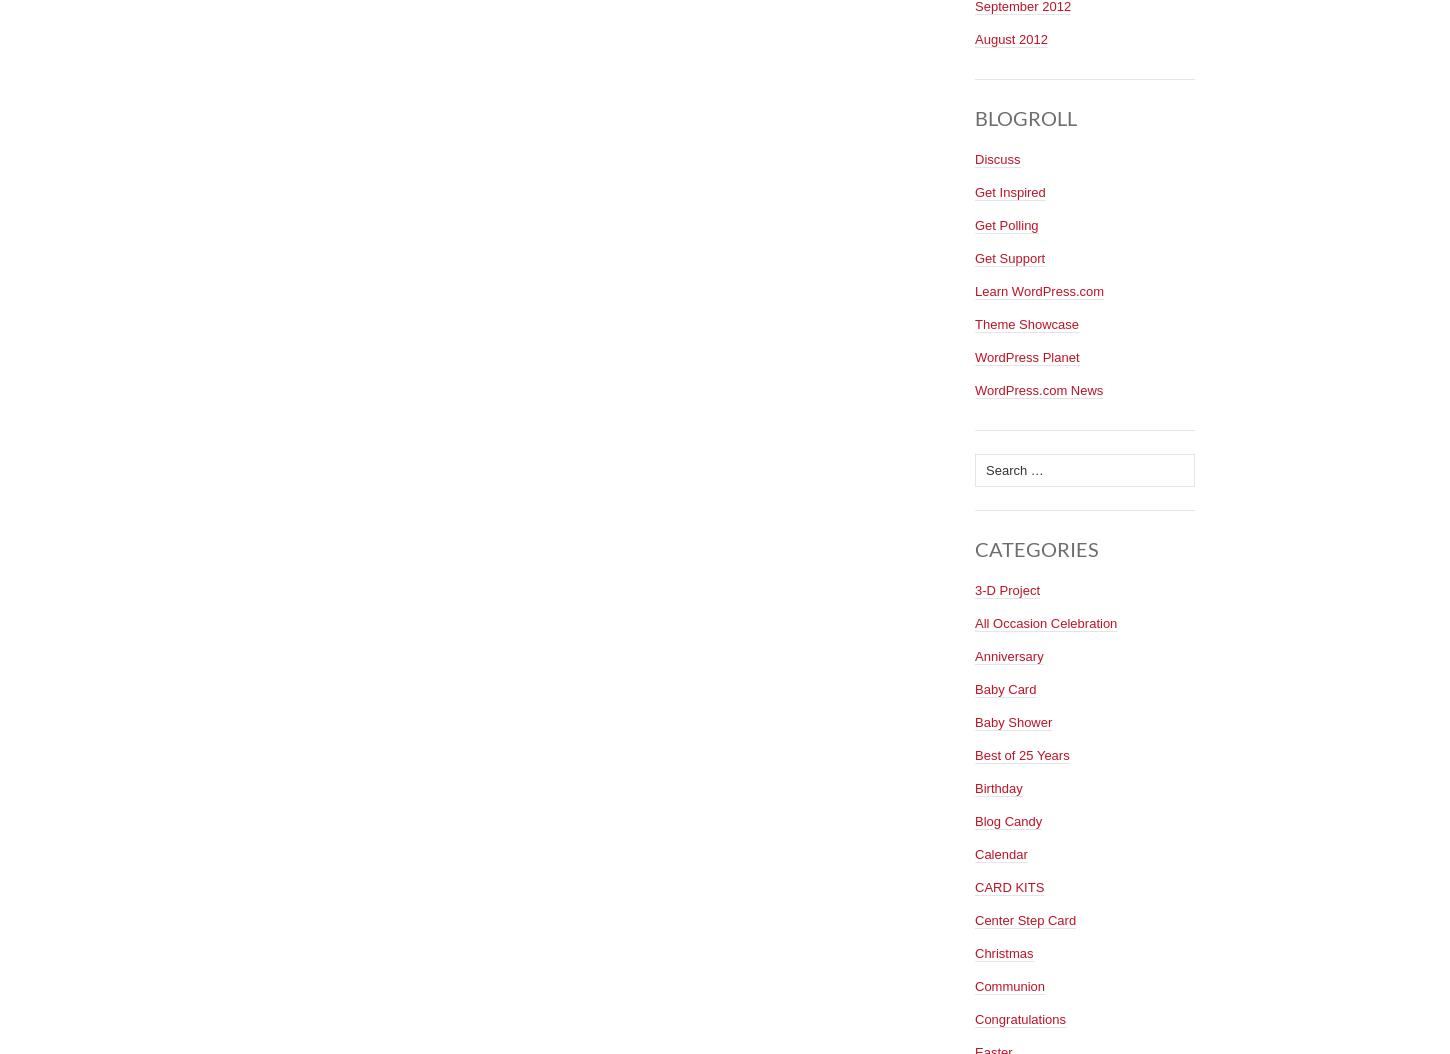  I want to click on 'Birthday', so click(998, 787).